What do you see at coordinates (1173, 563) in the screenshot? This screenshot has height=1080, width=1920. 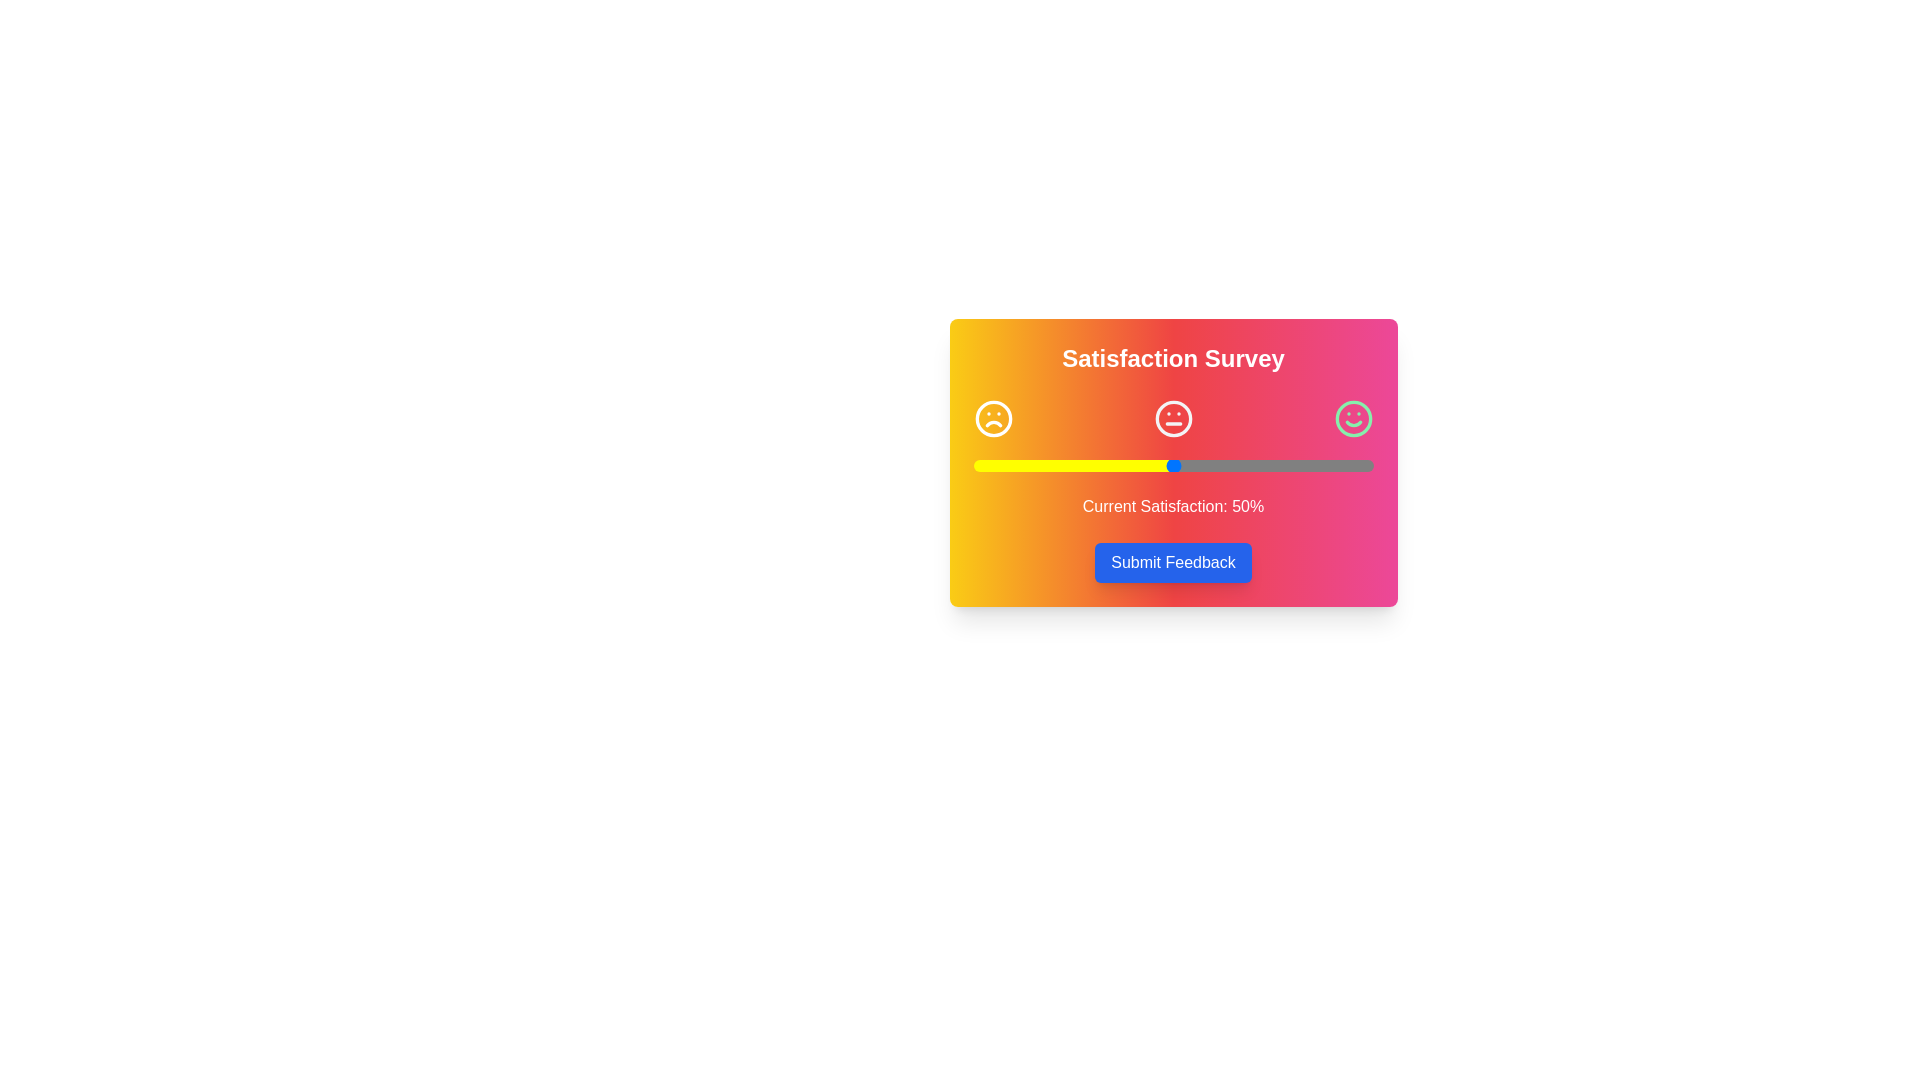 I see `the 'Submit Feedback' button to submit the satisfaction level` at bounding box center [1173, 563].